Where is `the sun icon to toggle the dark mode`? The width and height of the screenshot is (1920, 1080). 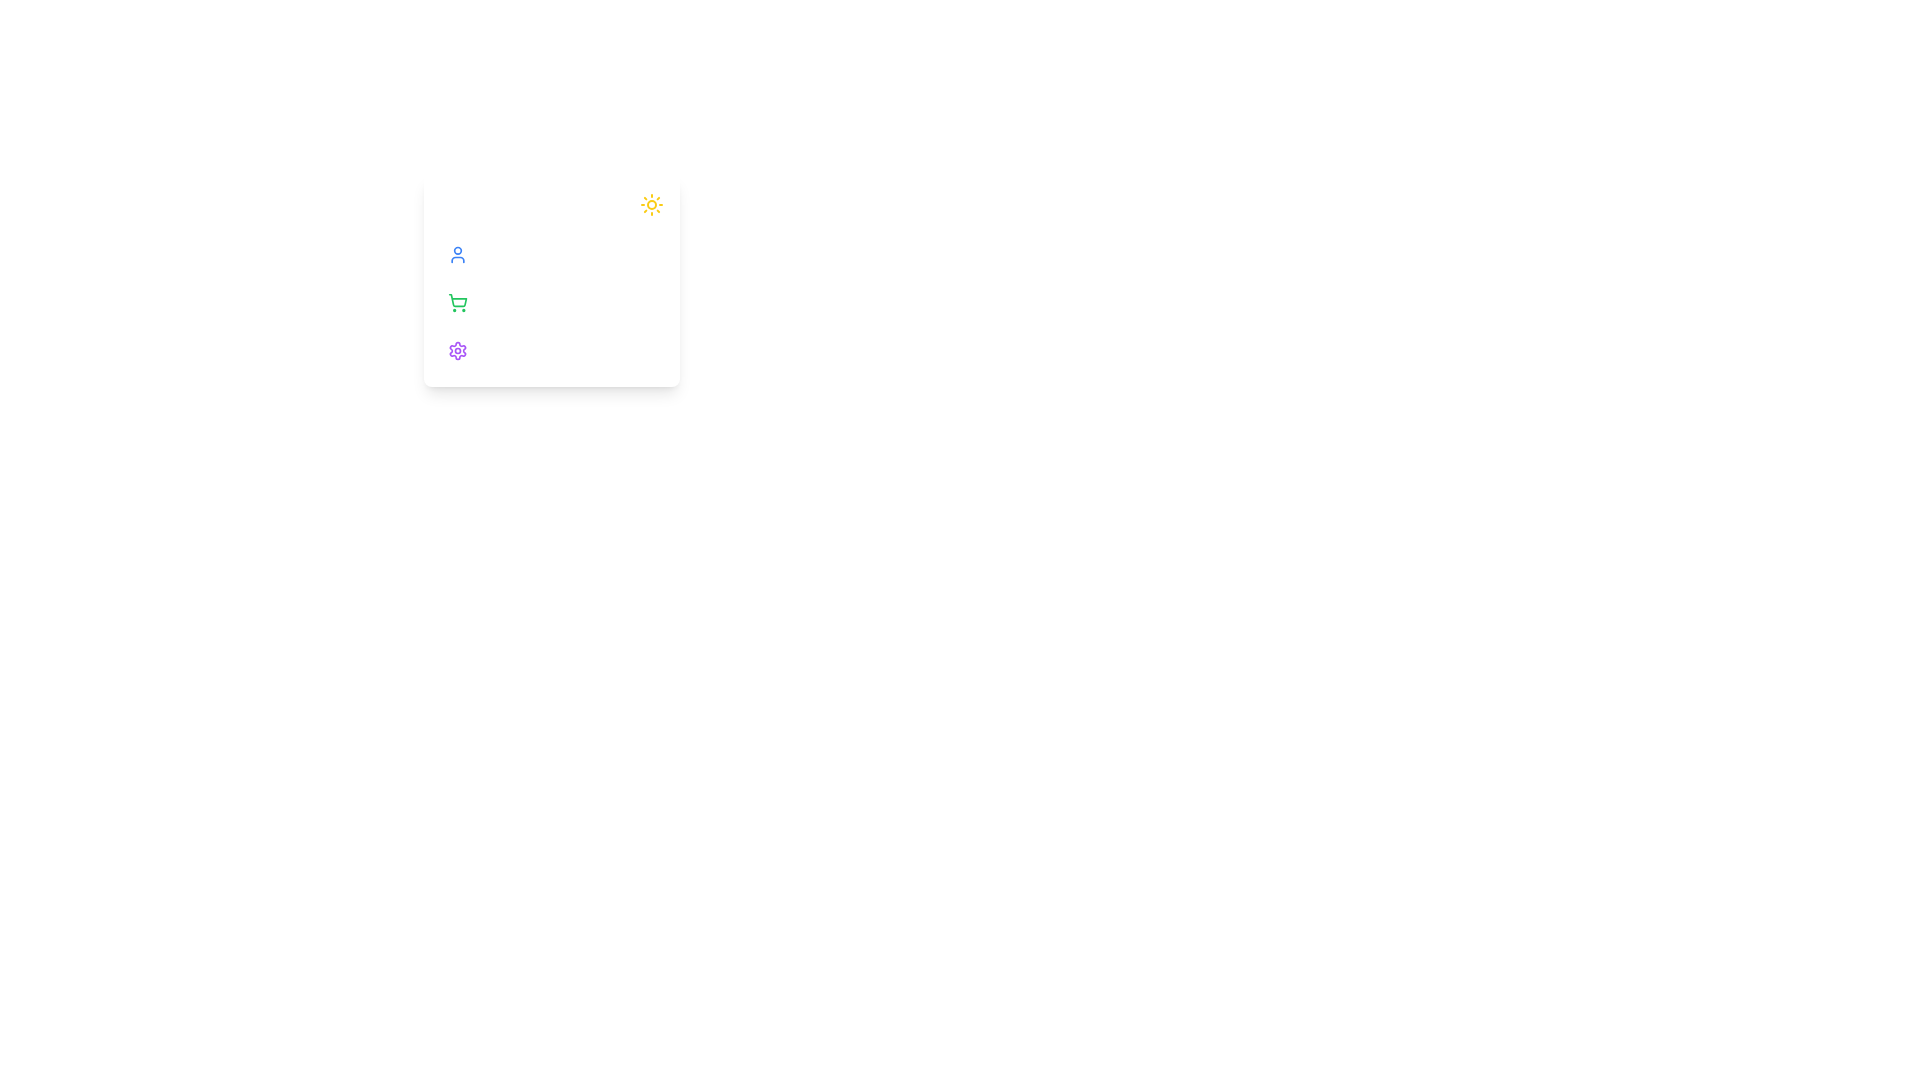
the sun icon to toggle the dark mode is located at coordinates (652, 204).